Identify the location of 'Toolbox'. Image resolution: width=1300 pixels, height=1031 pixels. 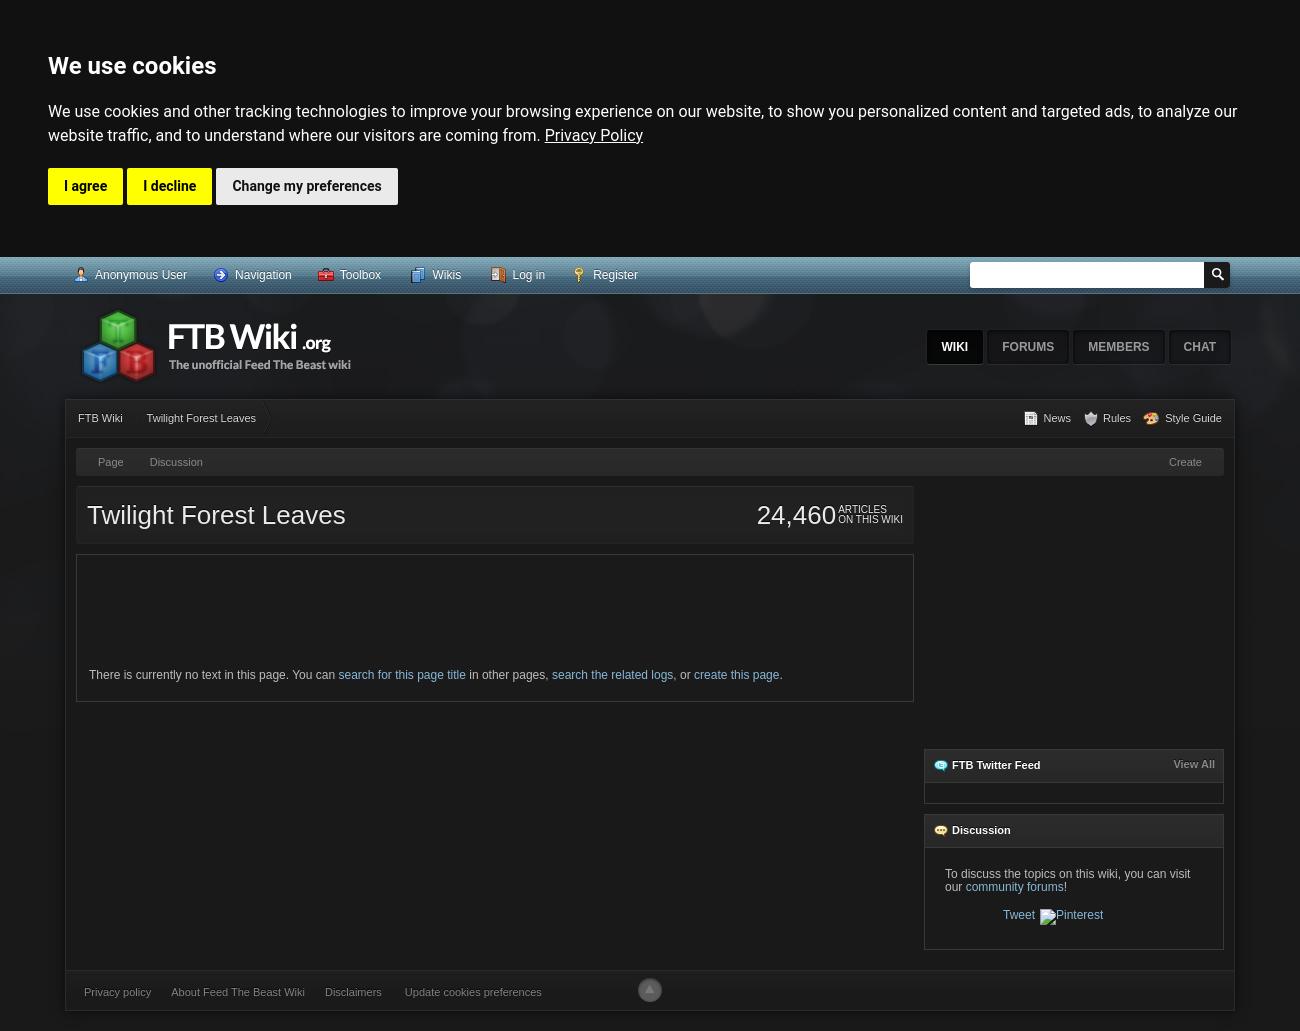
(358, 274).